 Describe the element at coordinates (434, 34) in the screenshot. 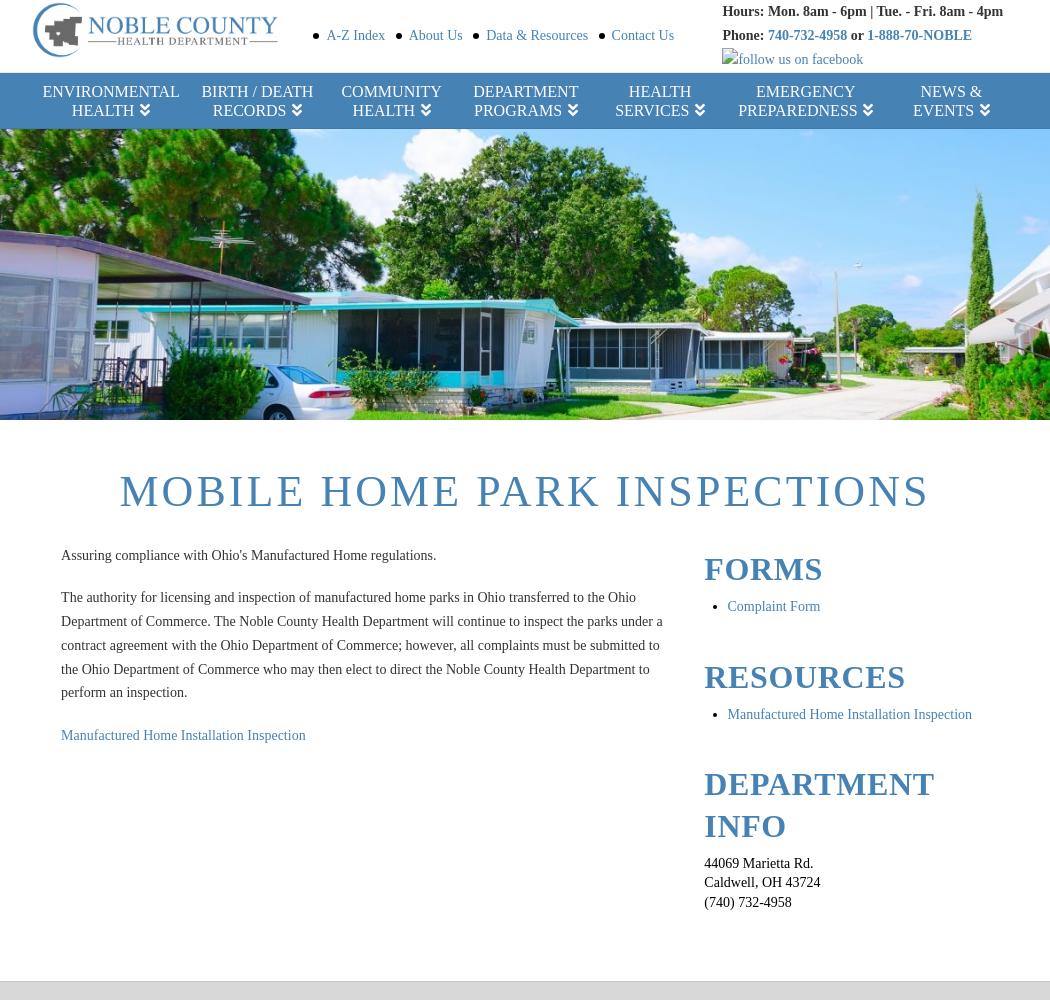

I see `'About Us'` at that location.